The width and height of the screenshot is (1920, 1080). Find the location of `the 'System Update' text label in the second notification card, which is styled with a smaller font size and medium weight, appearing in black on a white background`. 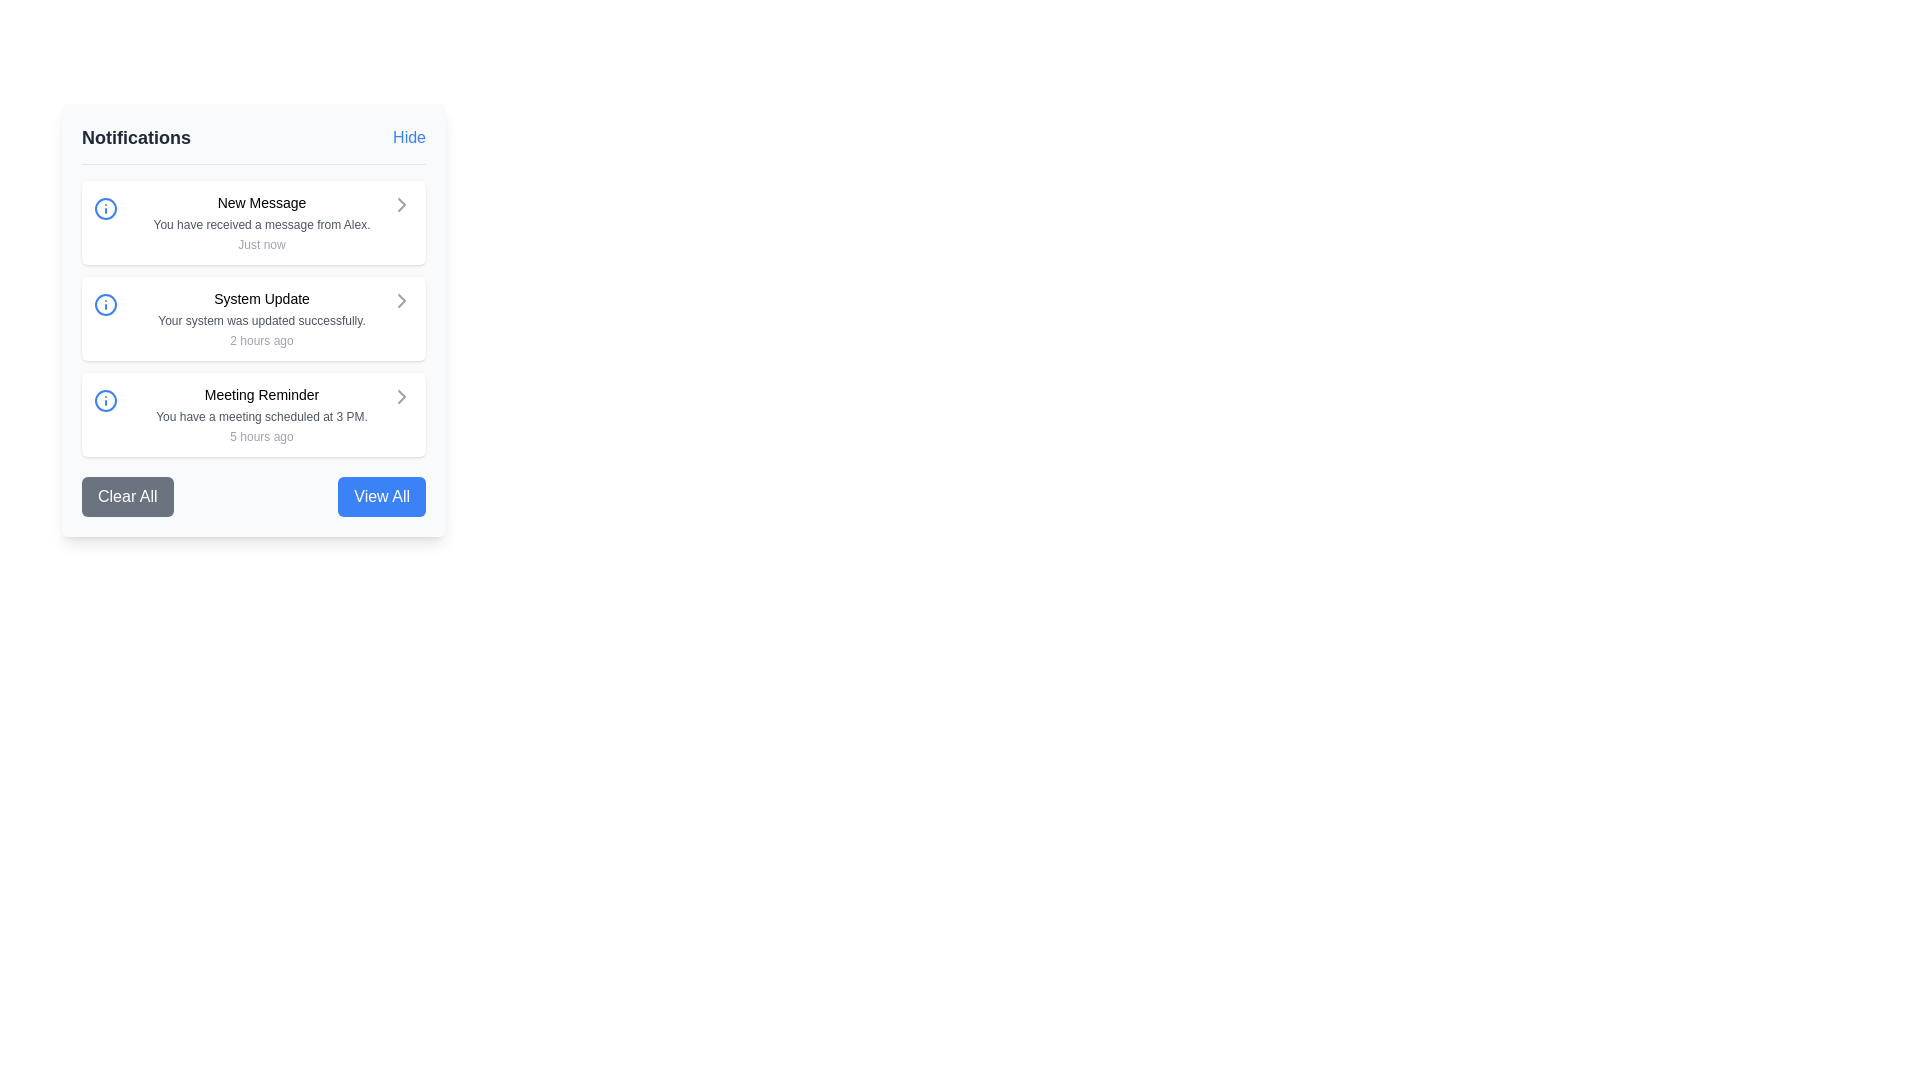

the 'System Update' text label in the second notification card, which is styled with a smaller font size and medium weight, appearing in black on a white background is located at coordinates (261, 299).